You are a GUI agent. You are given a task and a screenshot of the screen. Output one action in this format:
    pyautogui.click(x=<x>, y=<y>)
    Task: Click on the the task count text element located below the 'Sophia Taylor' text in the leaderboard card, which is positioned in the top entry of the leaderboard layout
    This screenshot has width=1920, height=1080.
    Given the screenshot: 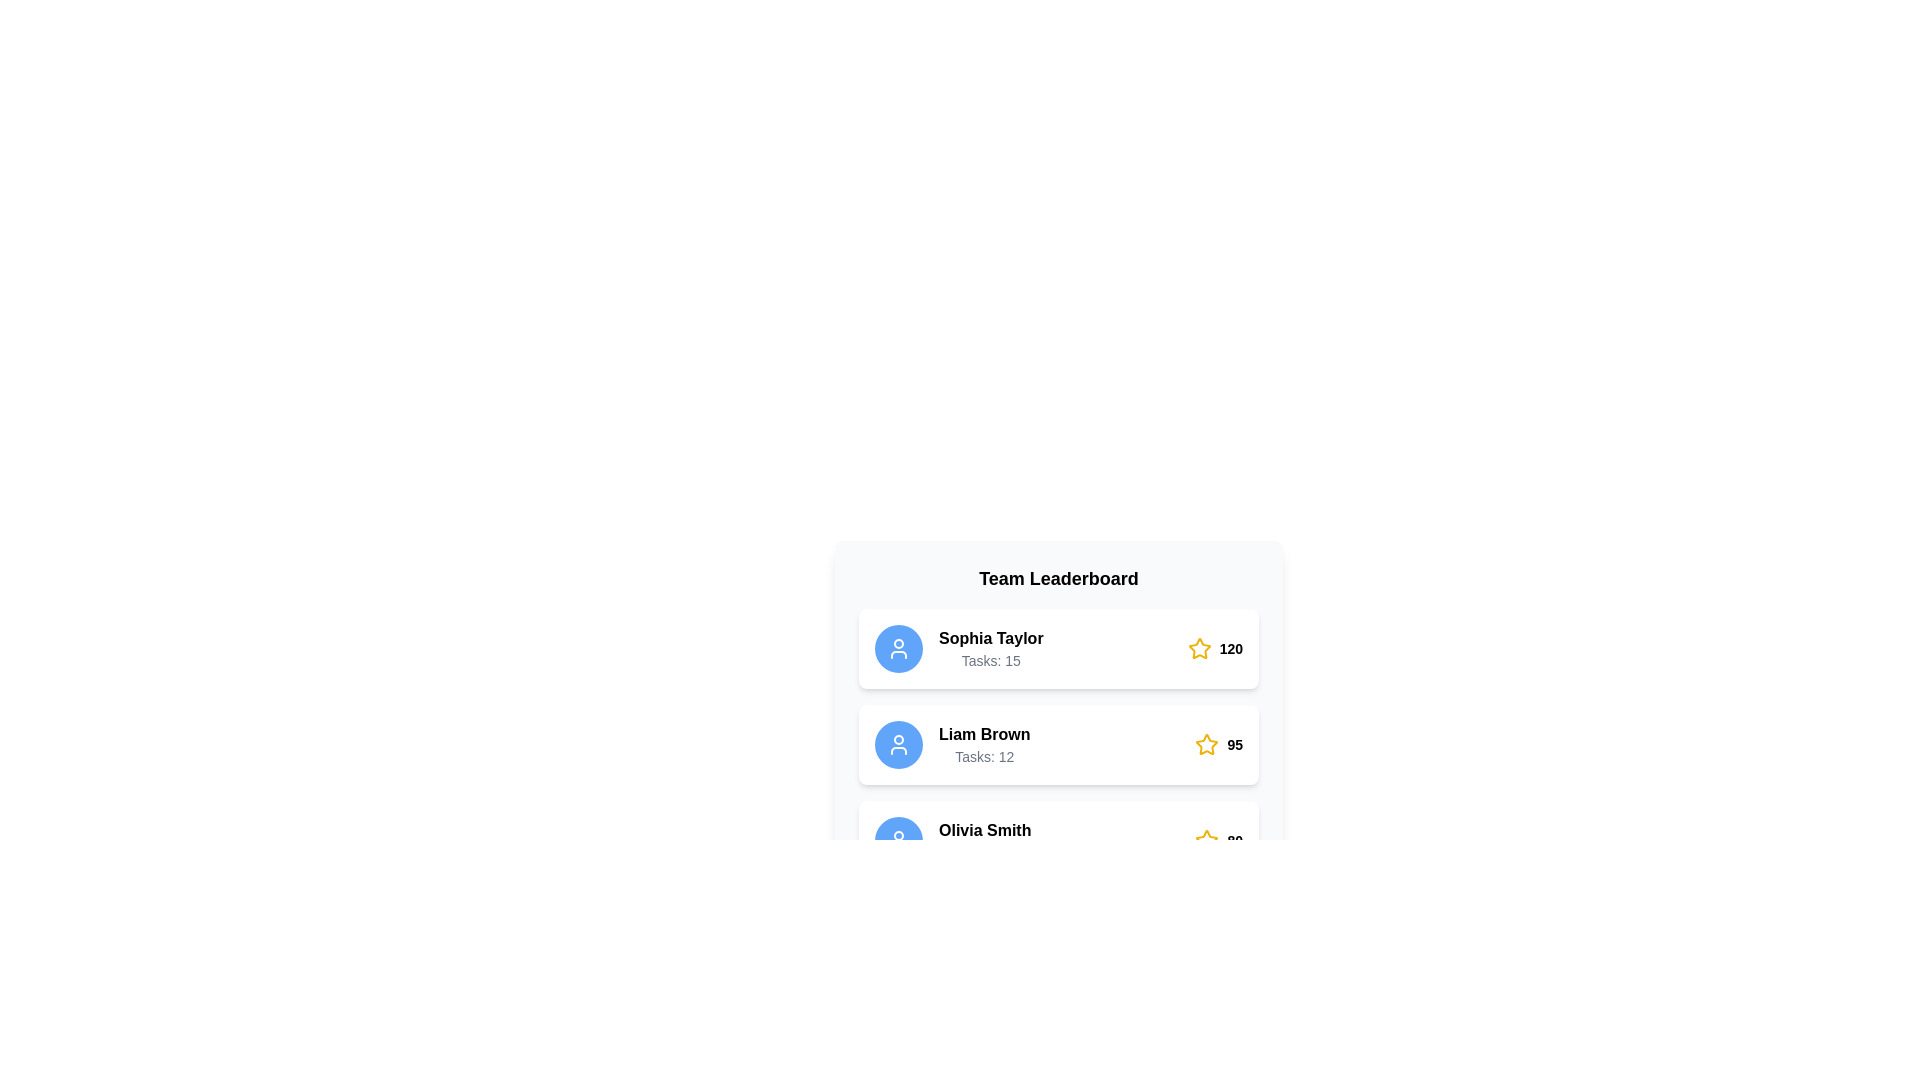 What is the action you would take?
    pyautogui.click(x=991, y=660)
    